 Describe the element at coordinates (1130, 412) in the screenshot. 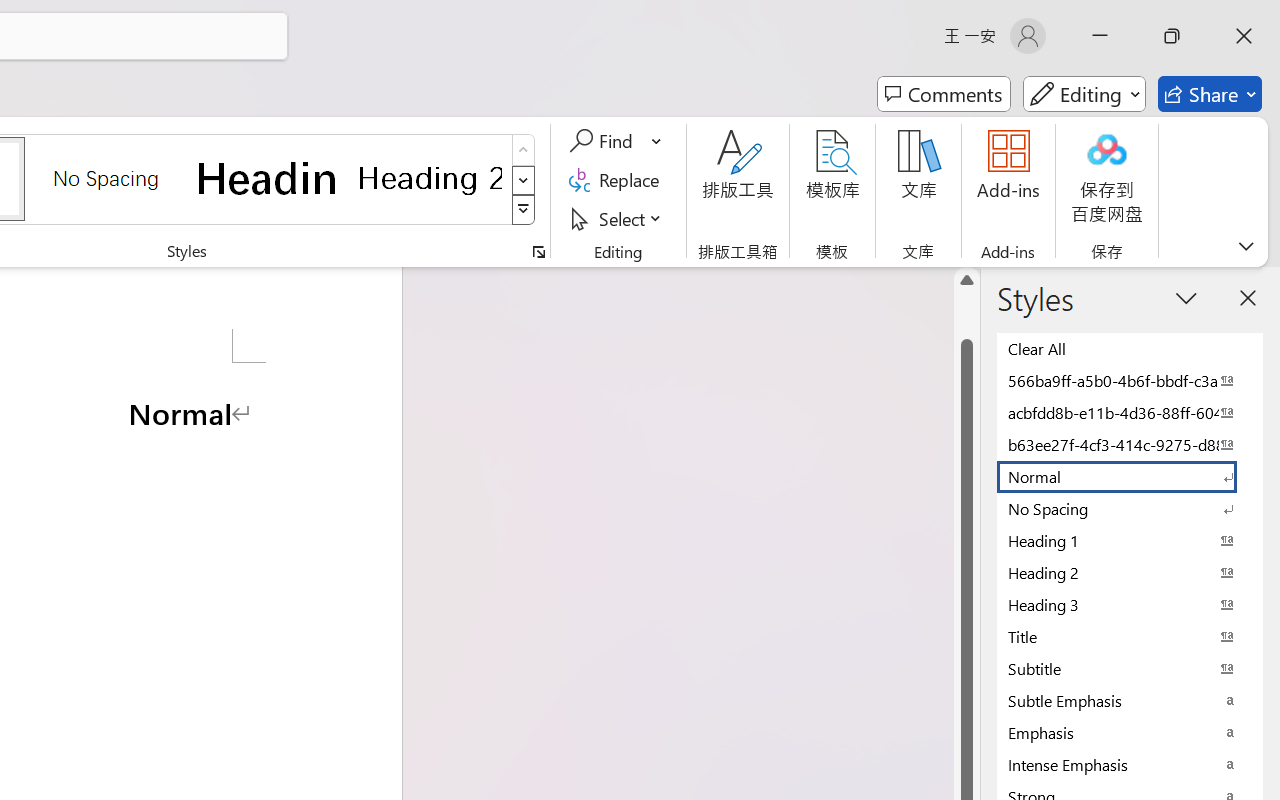

I see `'acbfdd8b-e11b-4d36-88ff-6049b138f862'` at that location.